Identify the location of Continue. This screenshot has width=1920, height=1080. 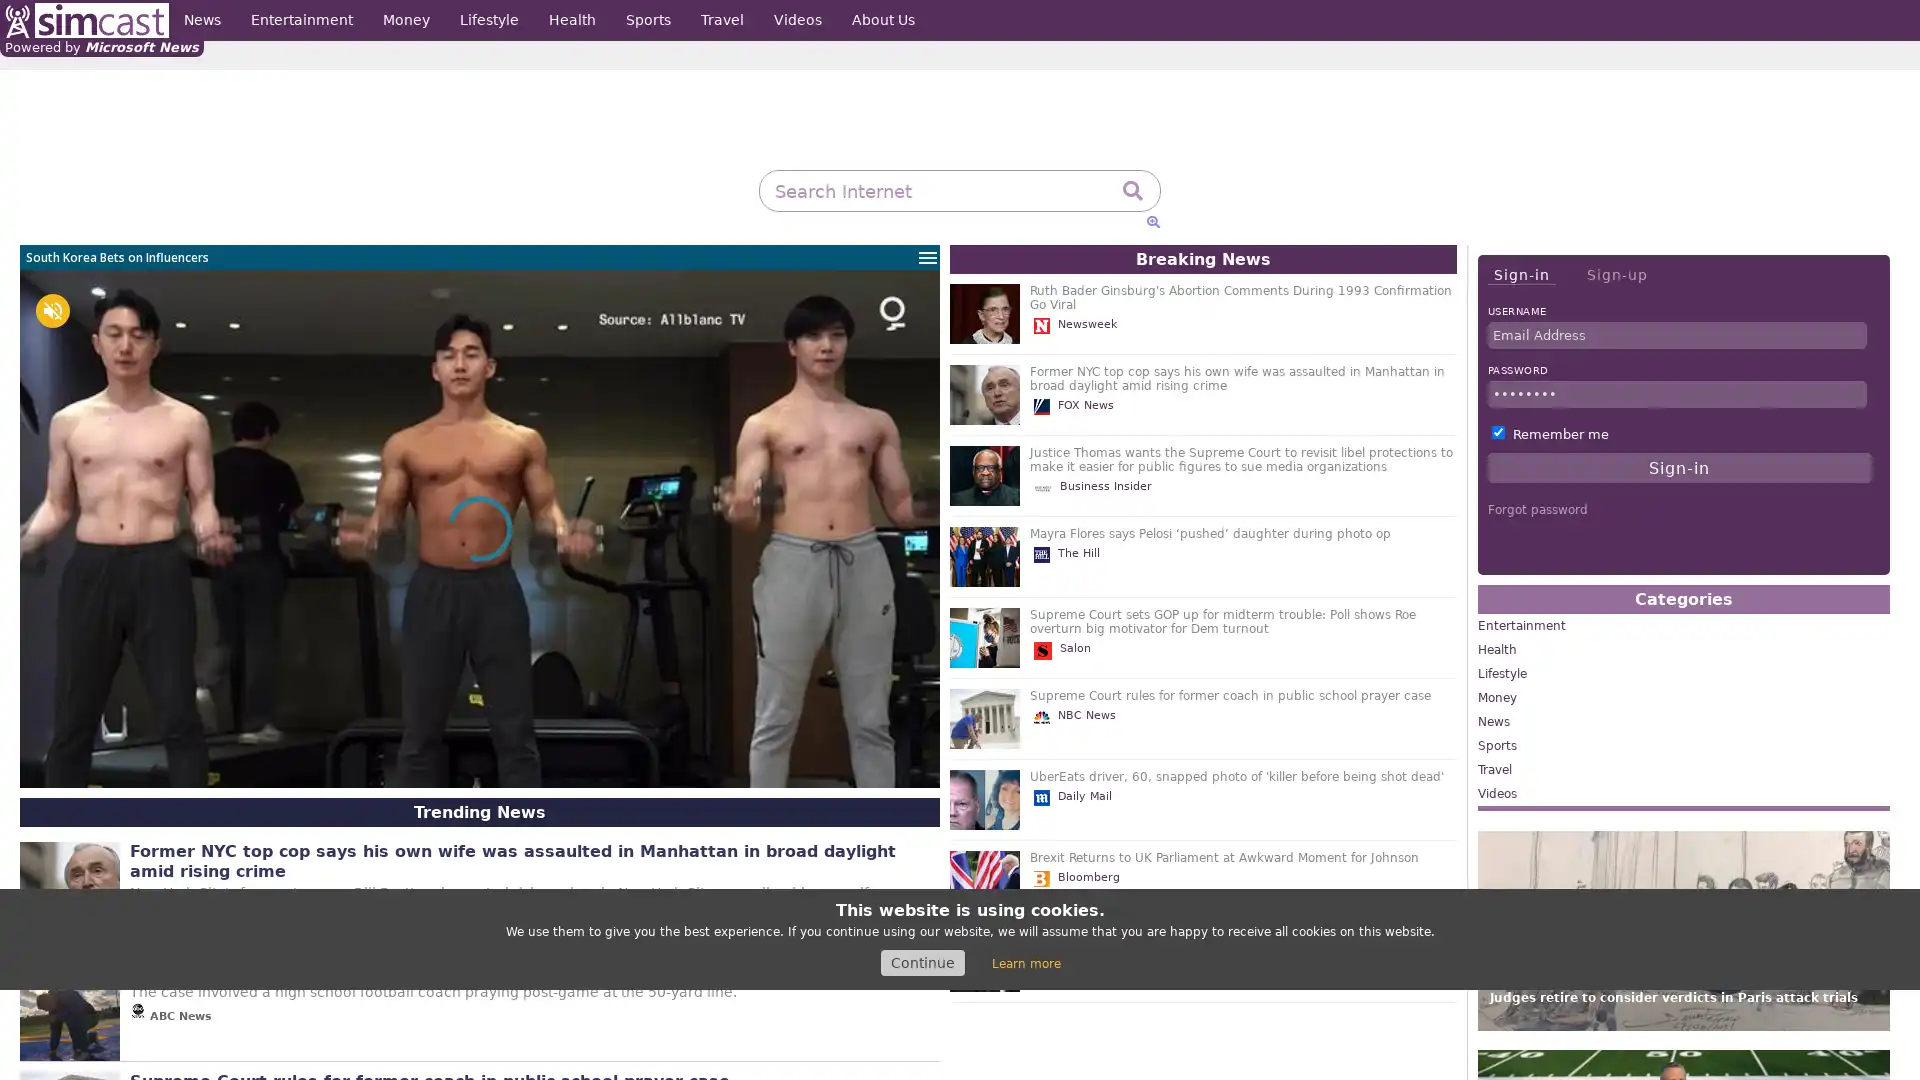
(921, 962).